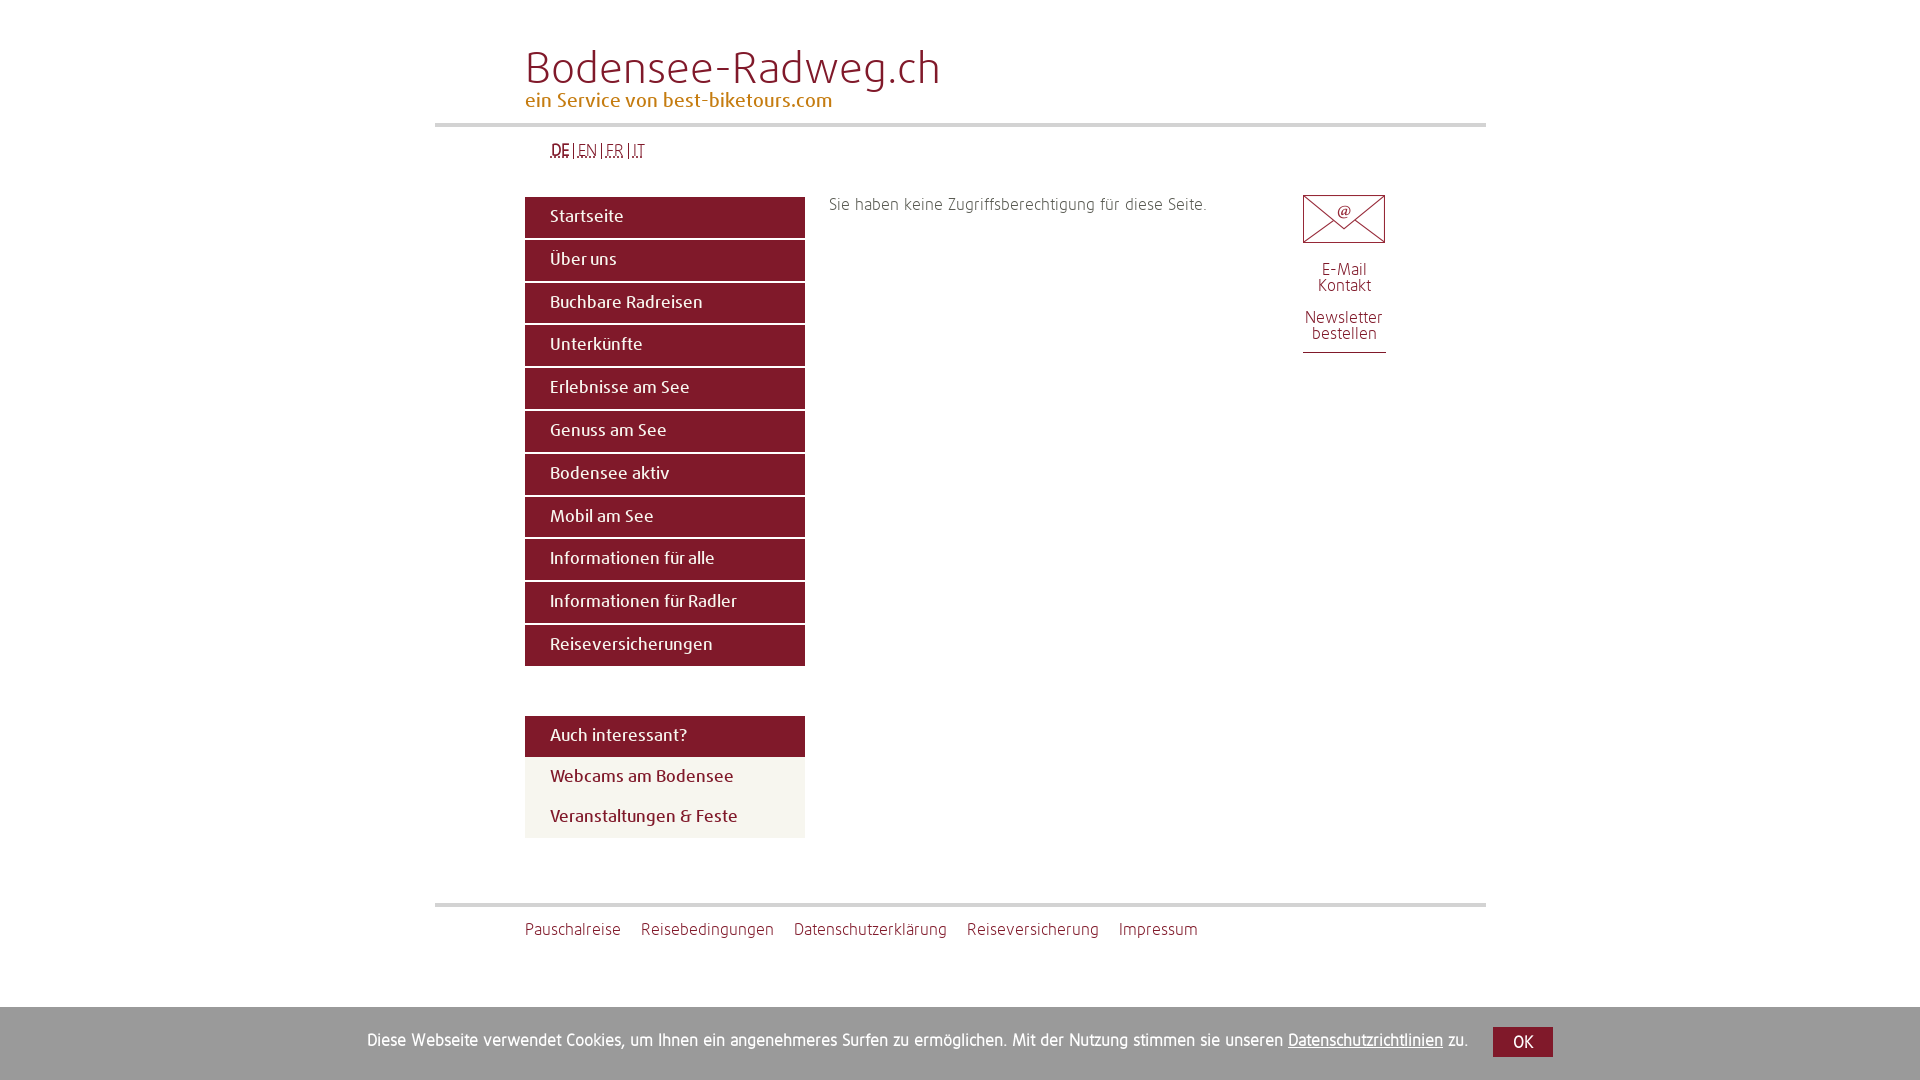  I want to click on 'Erlebnisse am See', so click(662, 388).